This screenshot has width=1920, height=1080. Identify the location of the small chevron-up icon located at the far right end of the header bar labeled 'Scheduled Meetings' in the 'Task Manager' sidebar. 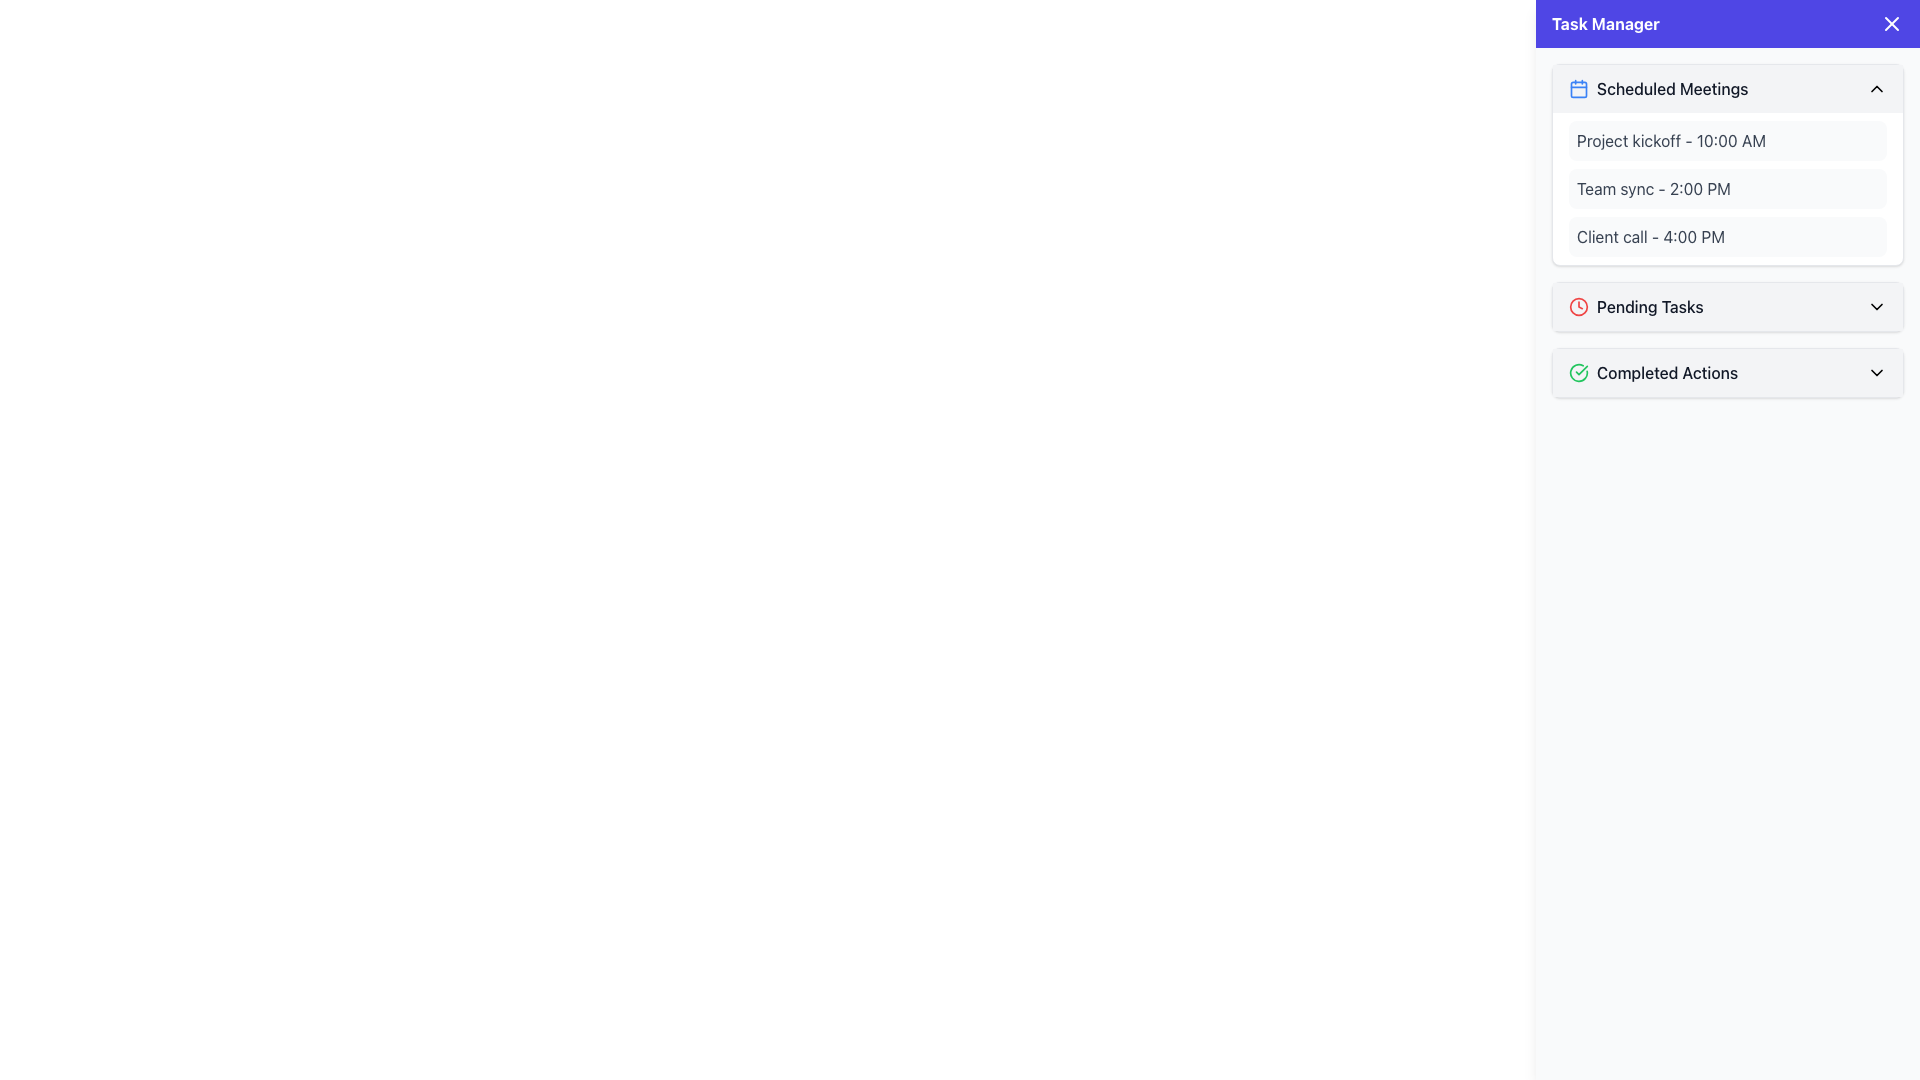
(1875, 87).